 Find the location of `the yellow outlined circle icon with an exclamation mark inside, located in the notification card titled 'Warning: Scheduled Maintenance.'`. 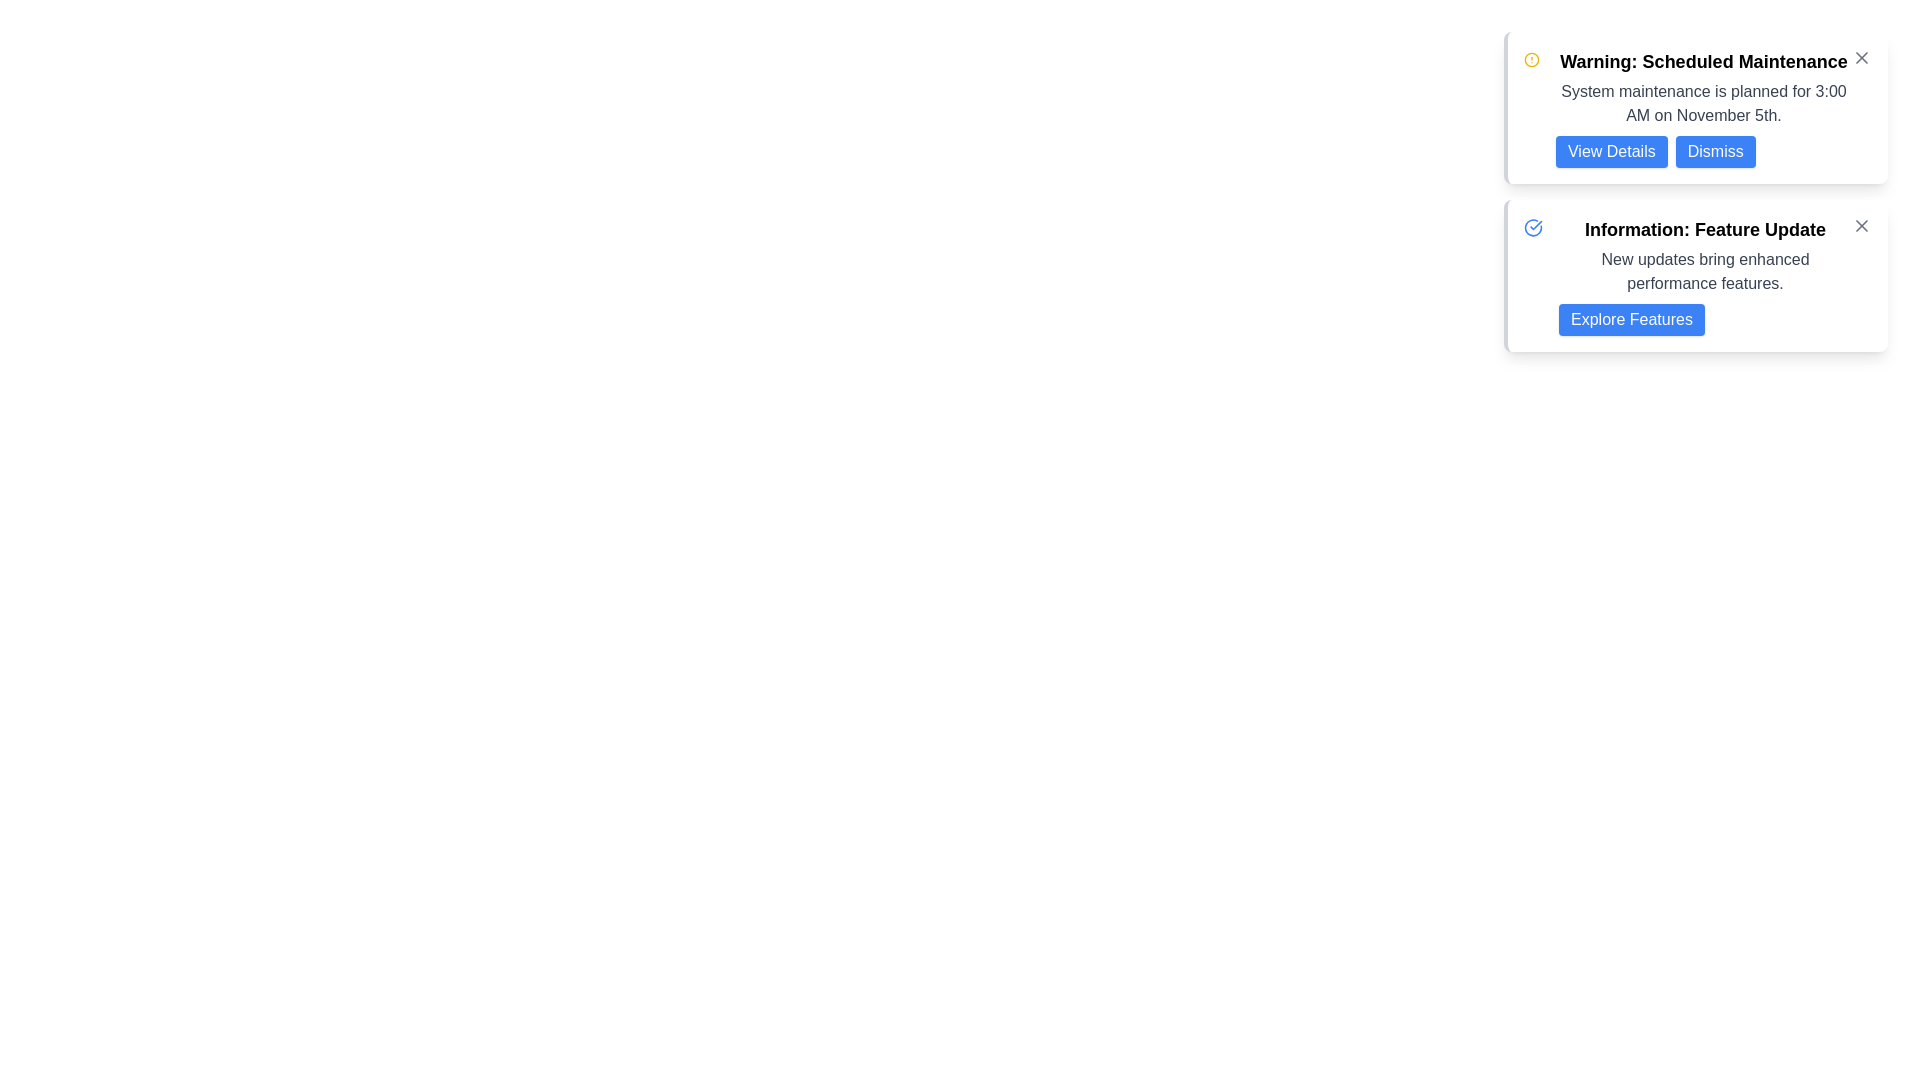

the yellow outlined circle icon with an exclamation mark inside, located in the notification card titled 'Warning: Scheduled Maintenance.' is located at coordinates (1530, 59).